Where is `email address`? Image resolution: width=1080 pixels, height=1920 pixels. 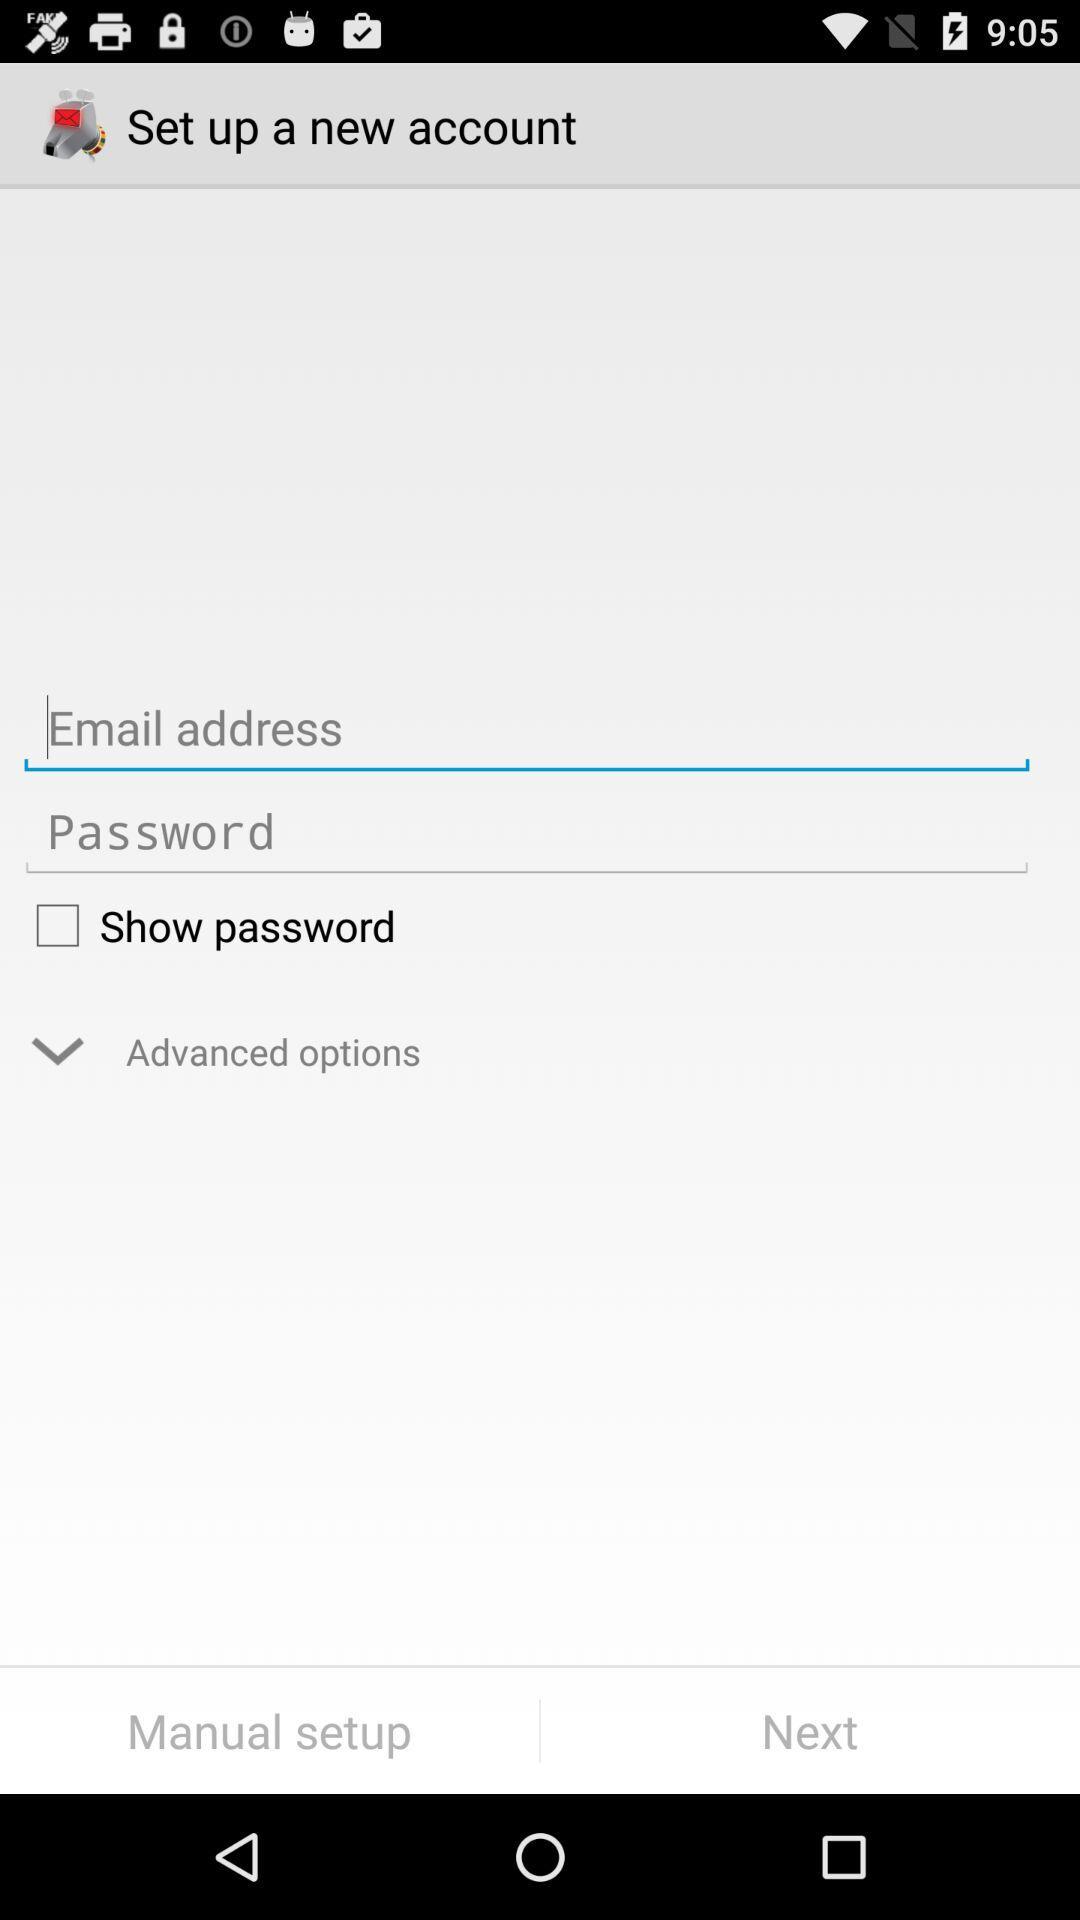
email address is located at coordinates (525, 727).